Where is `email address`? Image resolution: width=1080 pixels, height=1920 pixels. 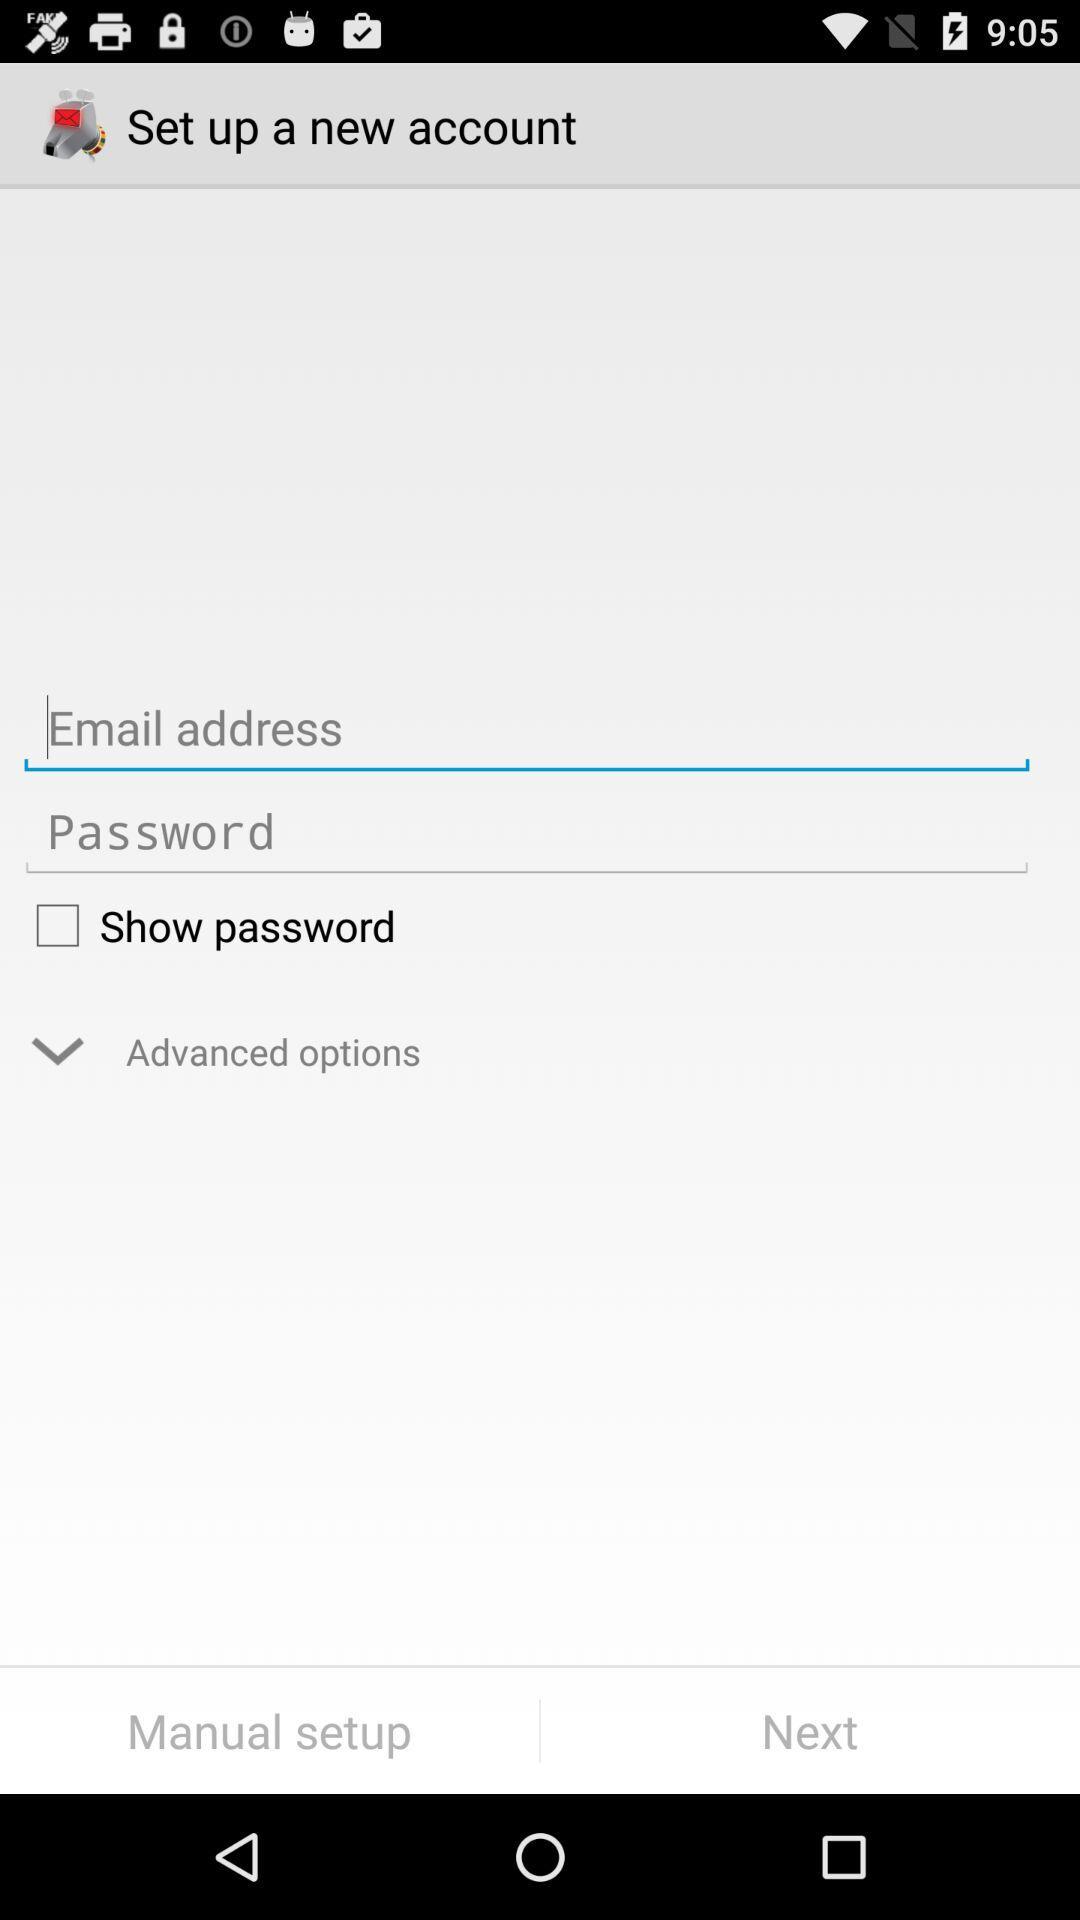
email address is located at coordinates (525, 727).